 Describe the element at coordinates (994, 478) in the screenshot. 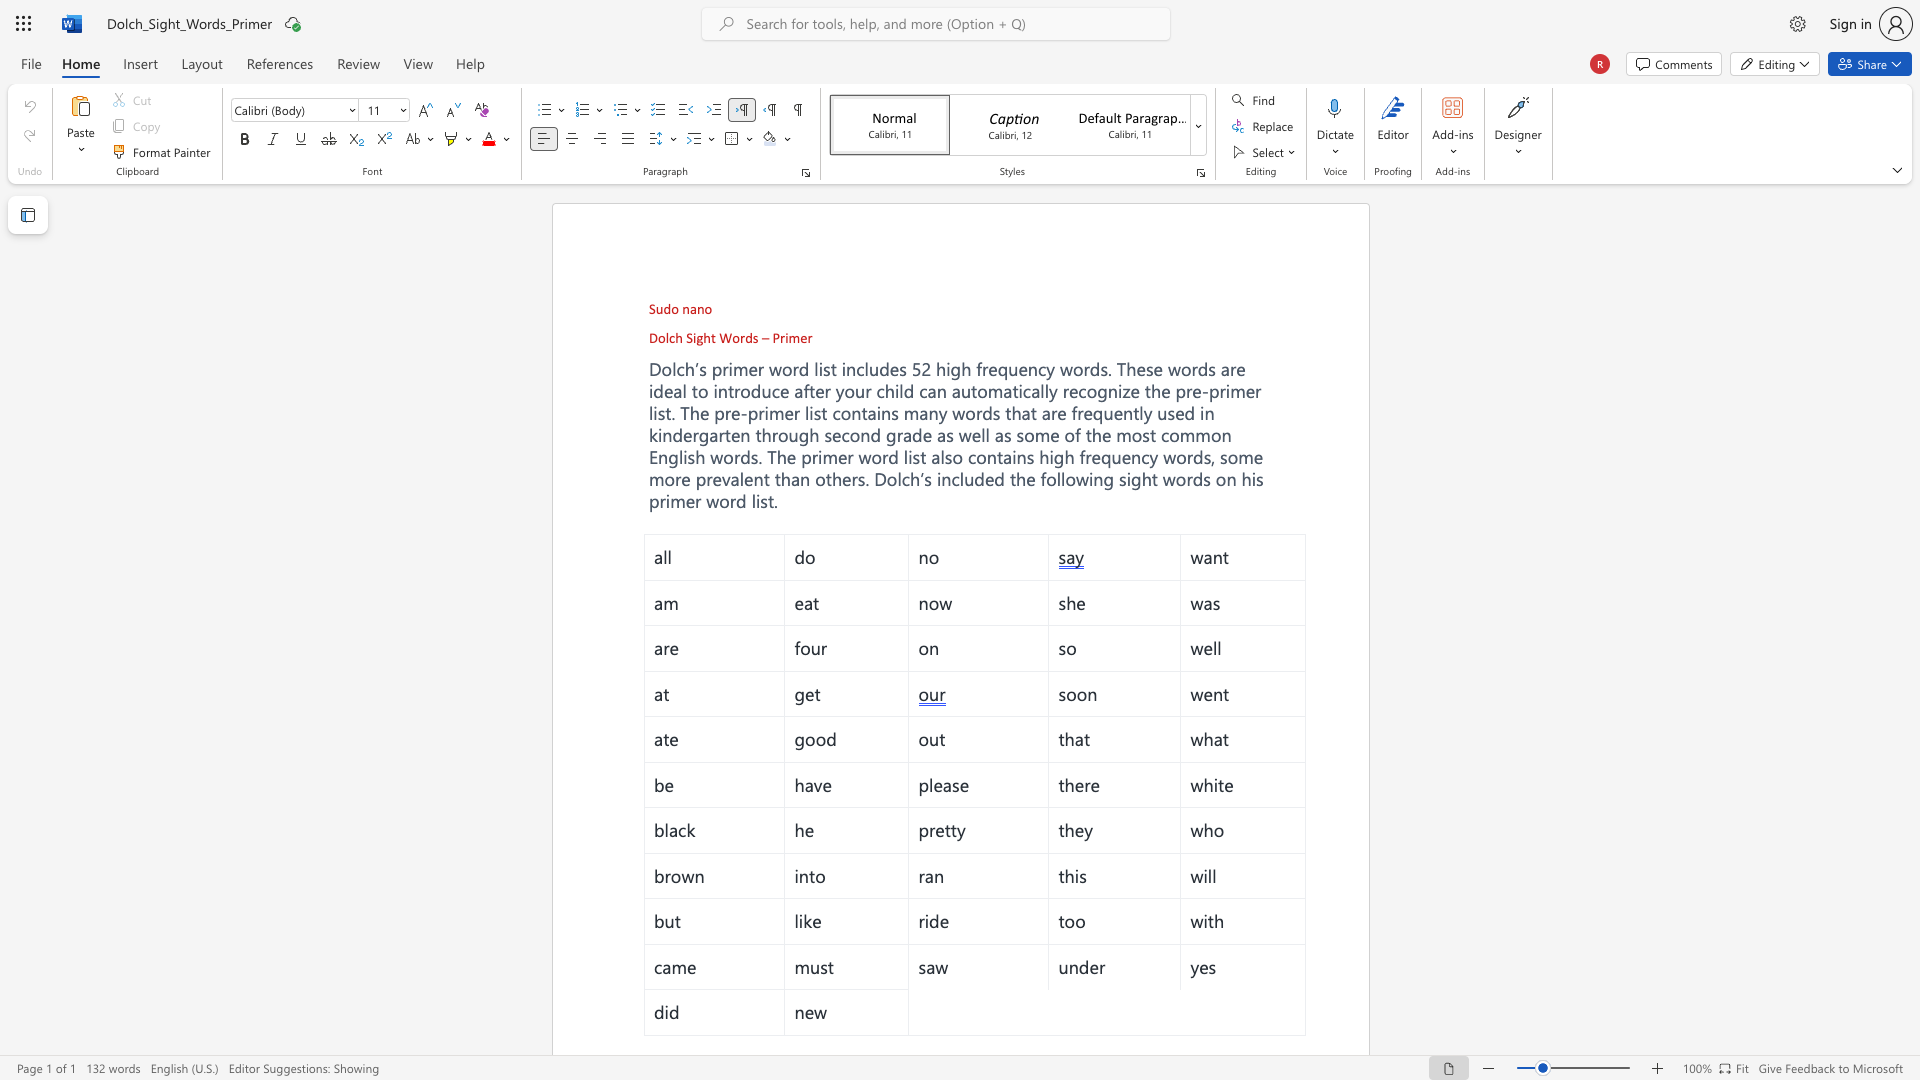

I see `the subset text "d the fo" within the text "high frequency words, some more prevalent than others. Dolch’s included the following sight words on his primer word list."` at that location.